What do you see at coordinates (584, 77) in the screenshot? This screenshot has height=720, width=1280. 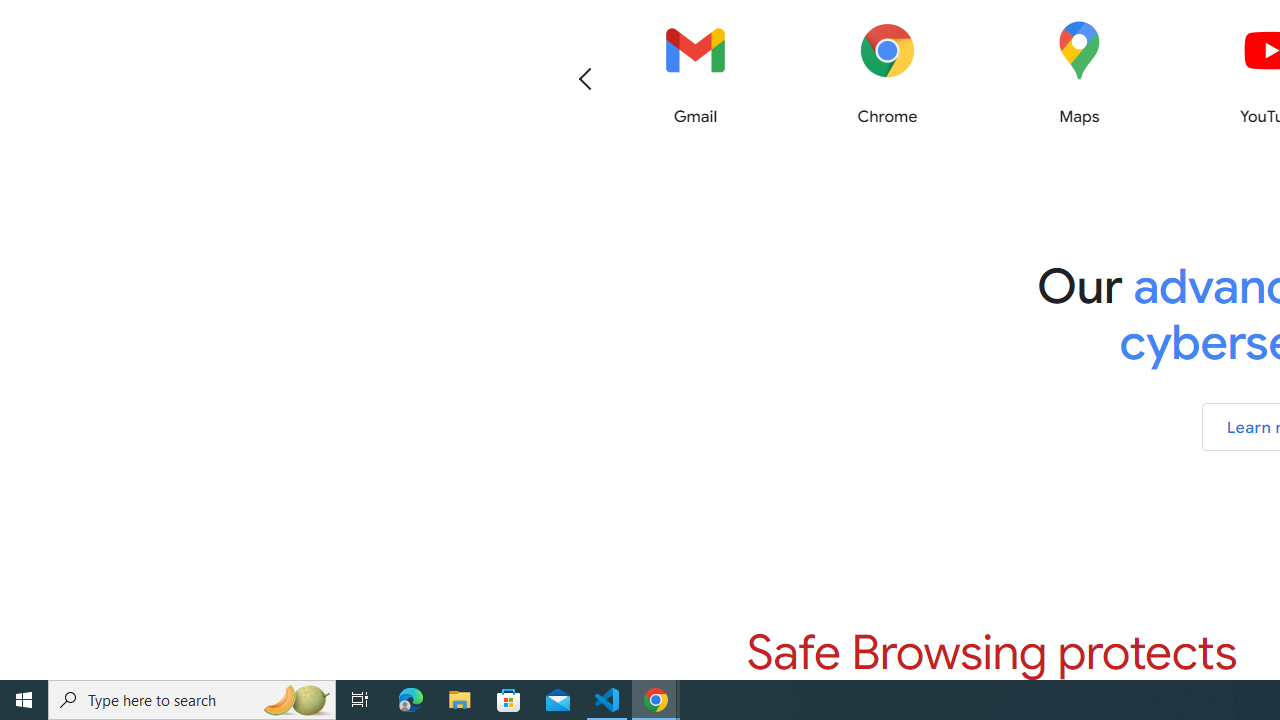 I see `'Previous'` at bounding box center [584, 77].